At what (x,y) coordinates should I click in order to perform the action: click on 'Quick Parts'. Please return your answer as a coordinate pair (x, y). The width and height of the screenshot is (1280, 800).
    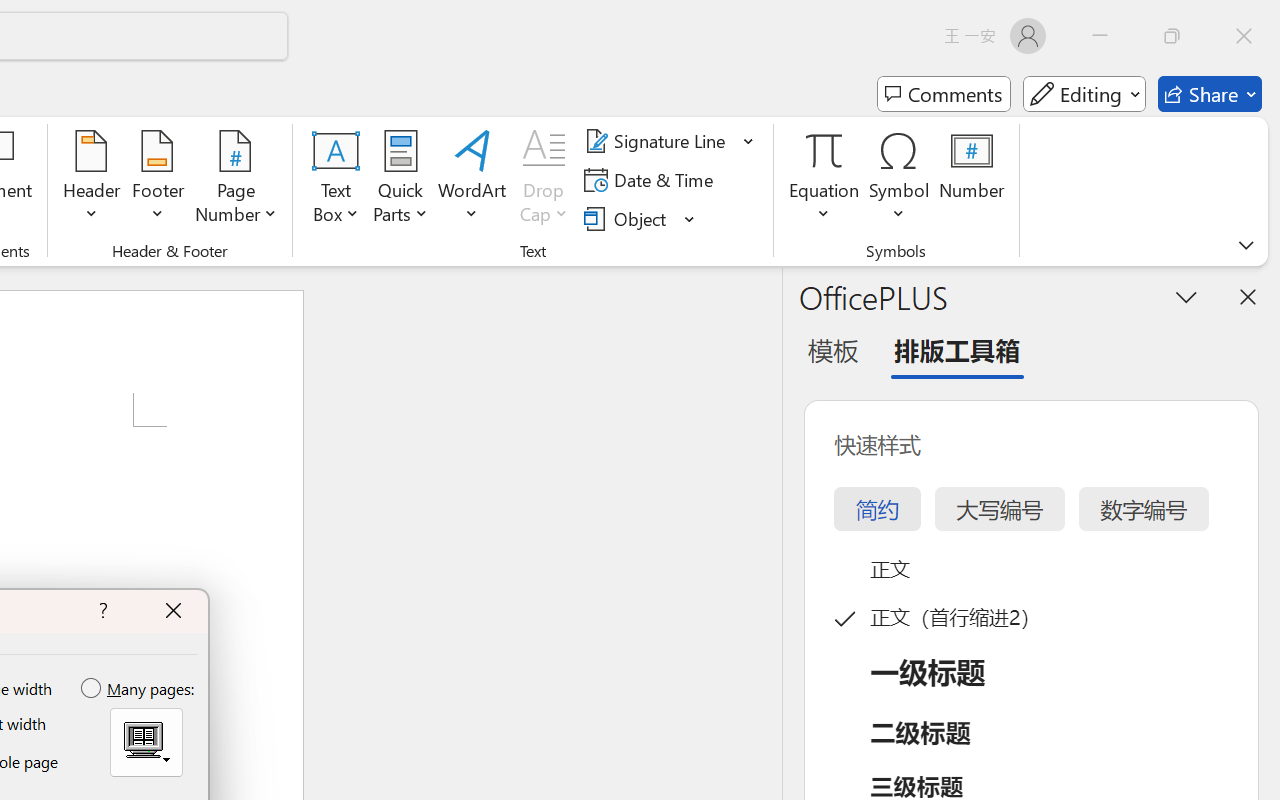
    Looking at the image, I should click on (400, 179).